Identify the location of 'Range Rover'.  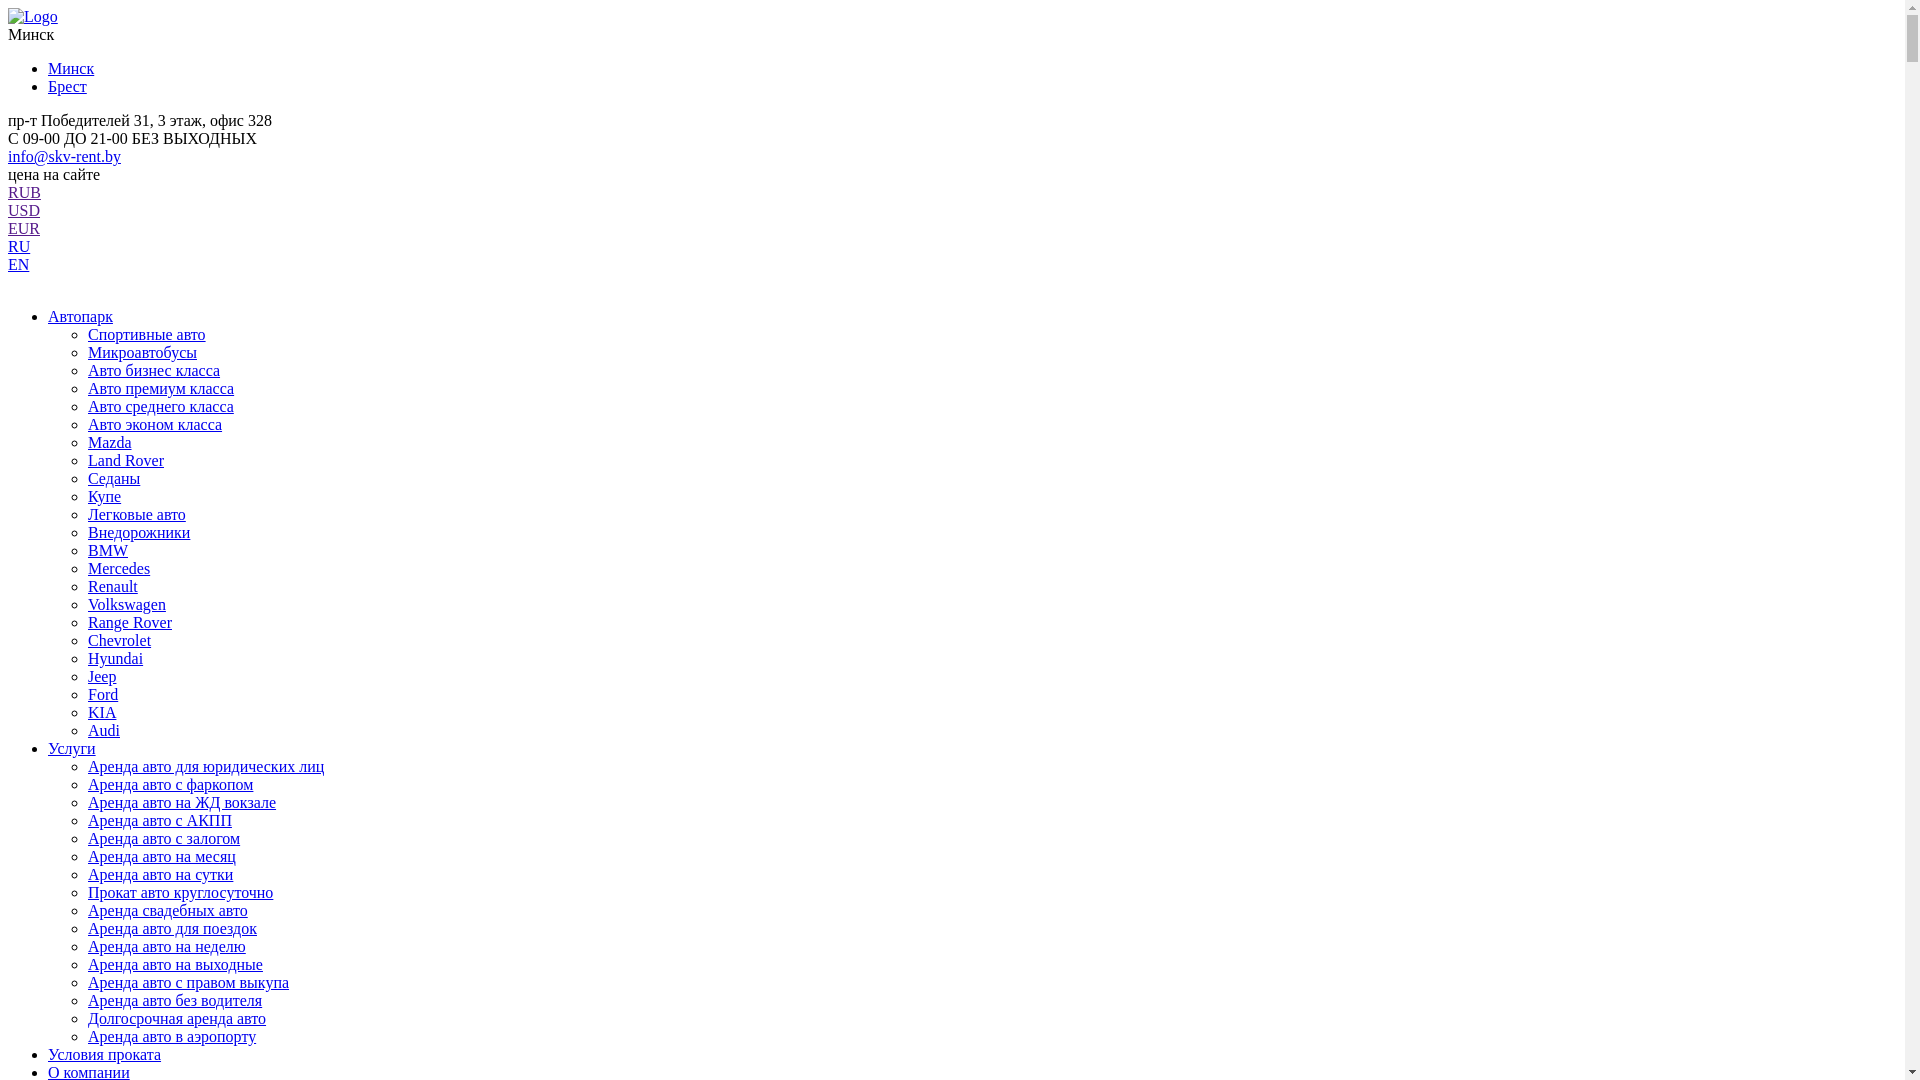
(86, 621).